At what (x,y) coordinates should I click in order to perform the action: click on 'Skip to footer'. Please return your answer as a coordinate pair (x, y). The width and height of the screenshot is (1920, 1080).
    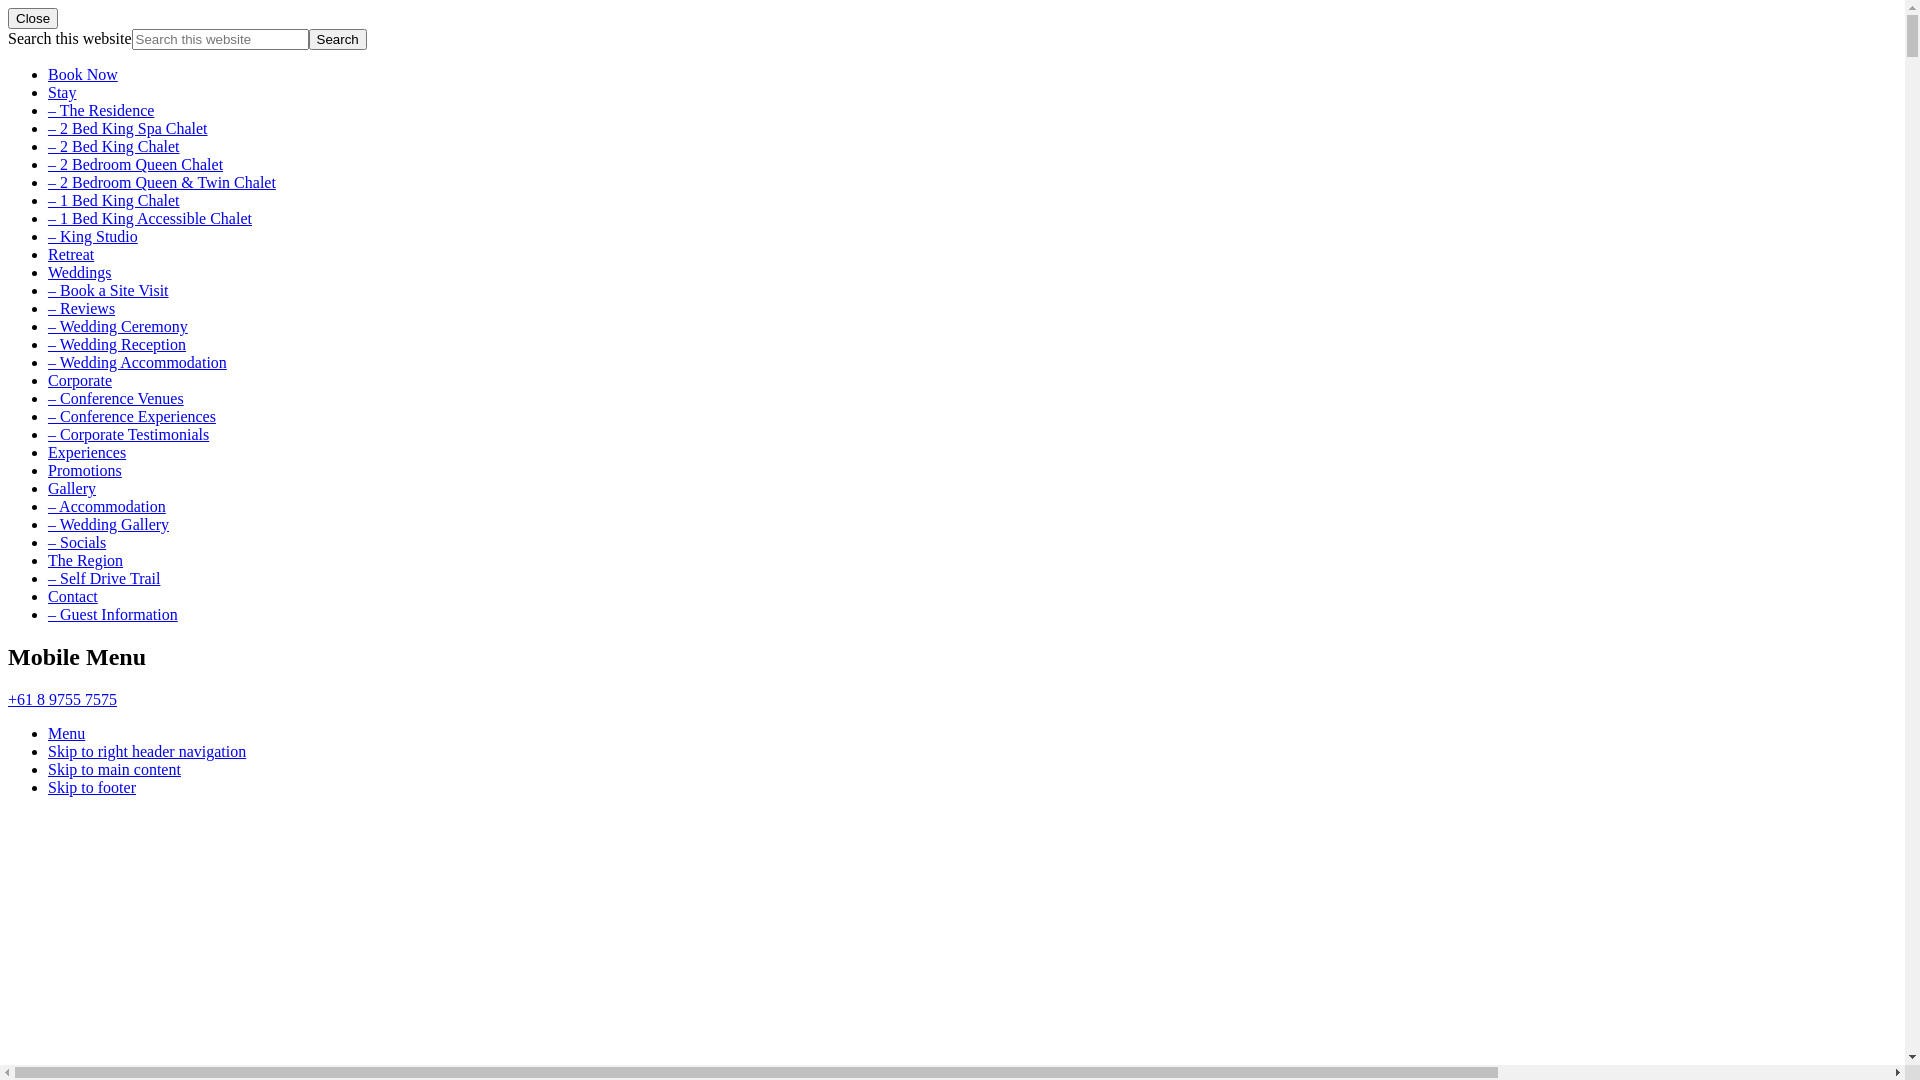
    Looking at the image, I should click on (90, 786).